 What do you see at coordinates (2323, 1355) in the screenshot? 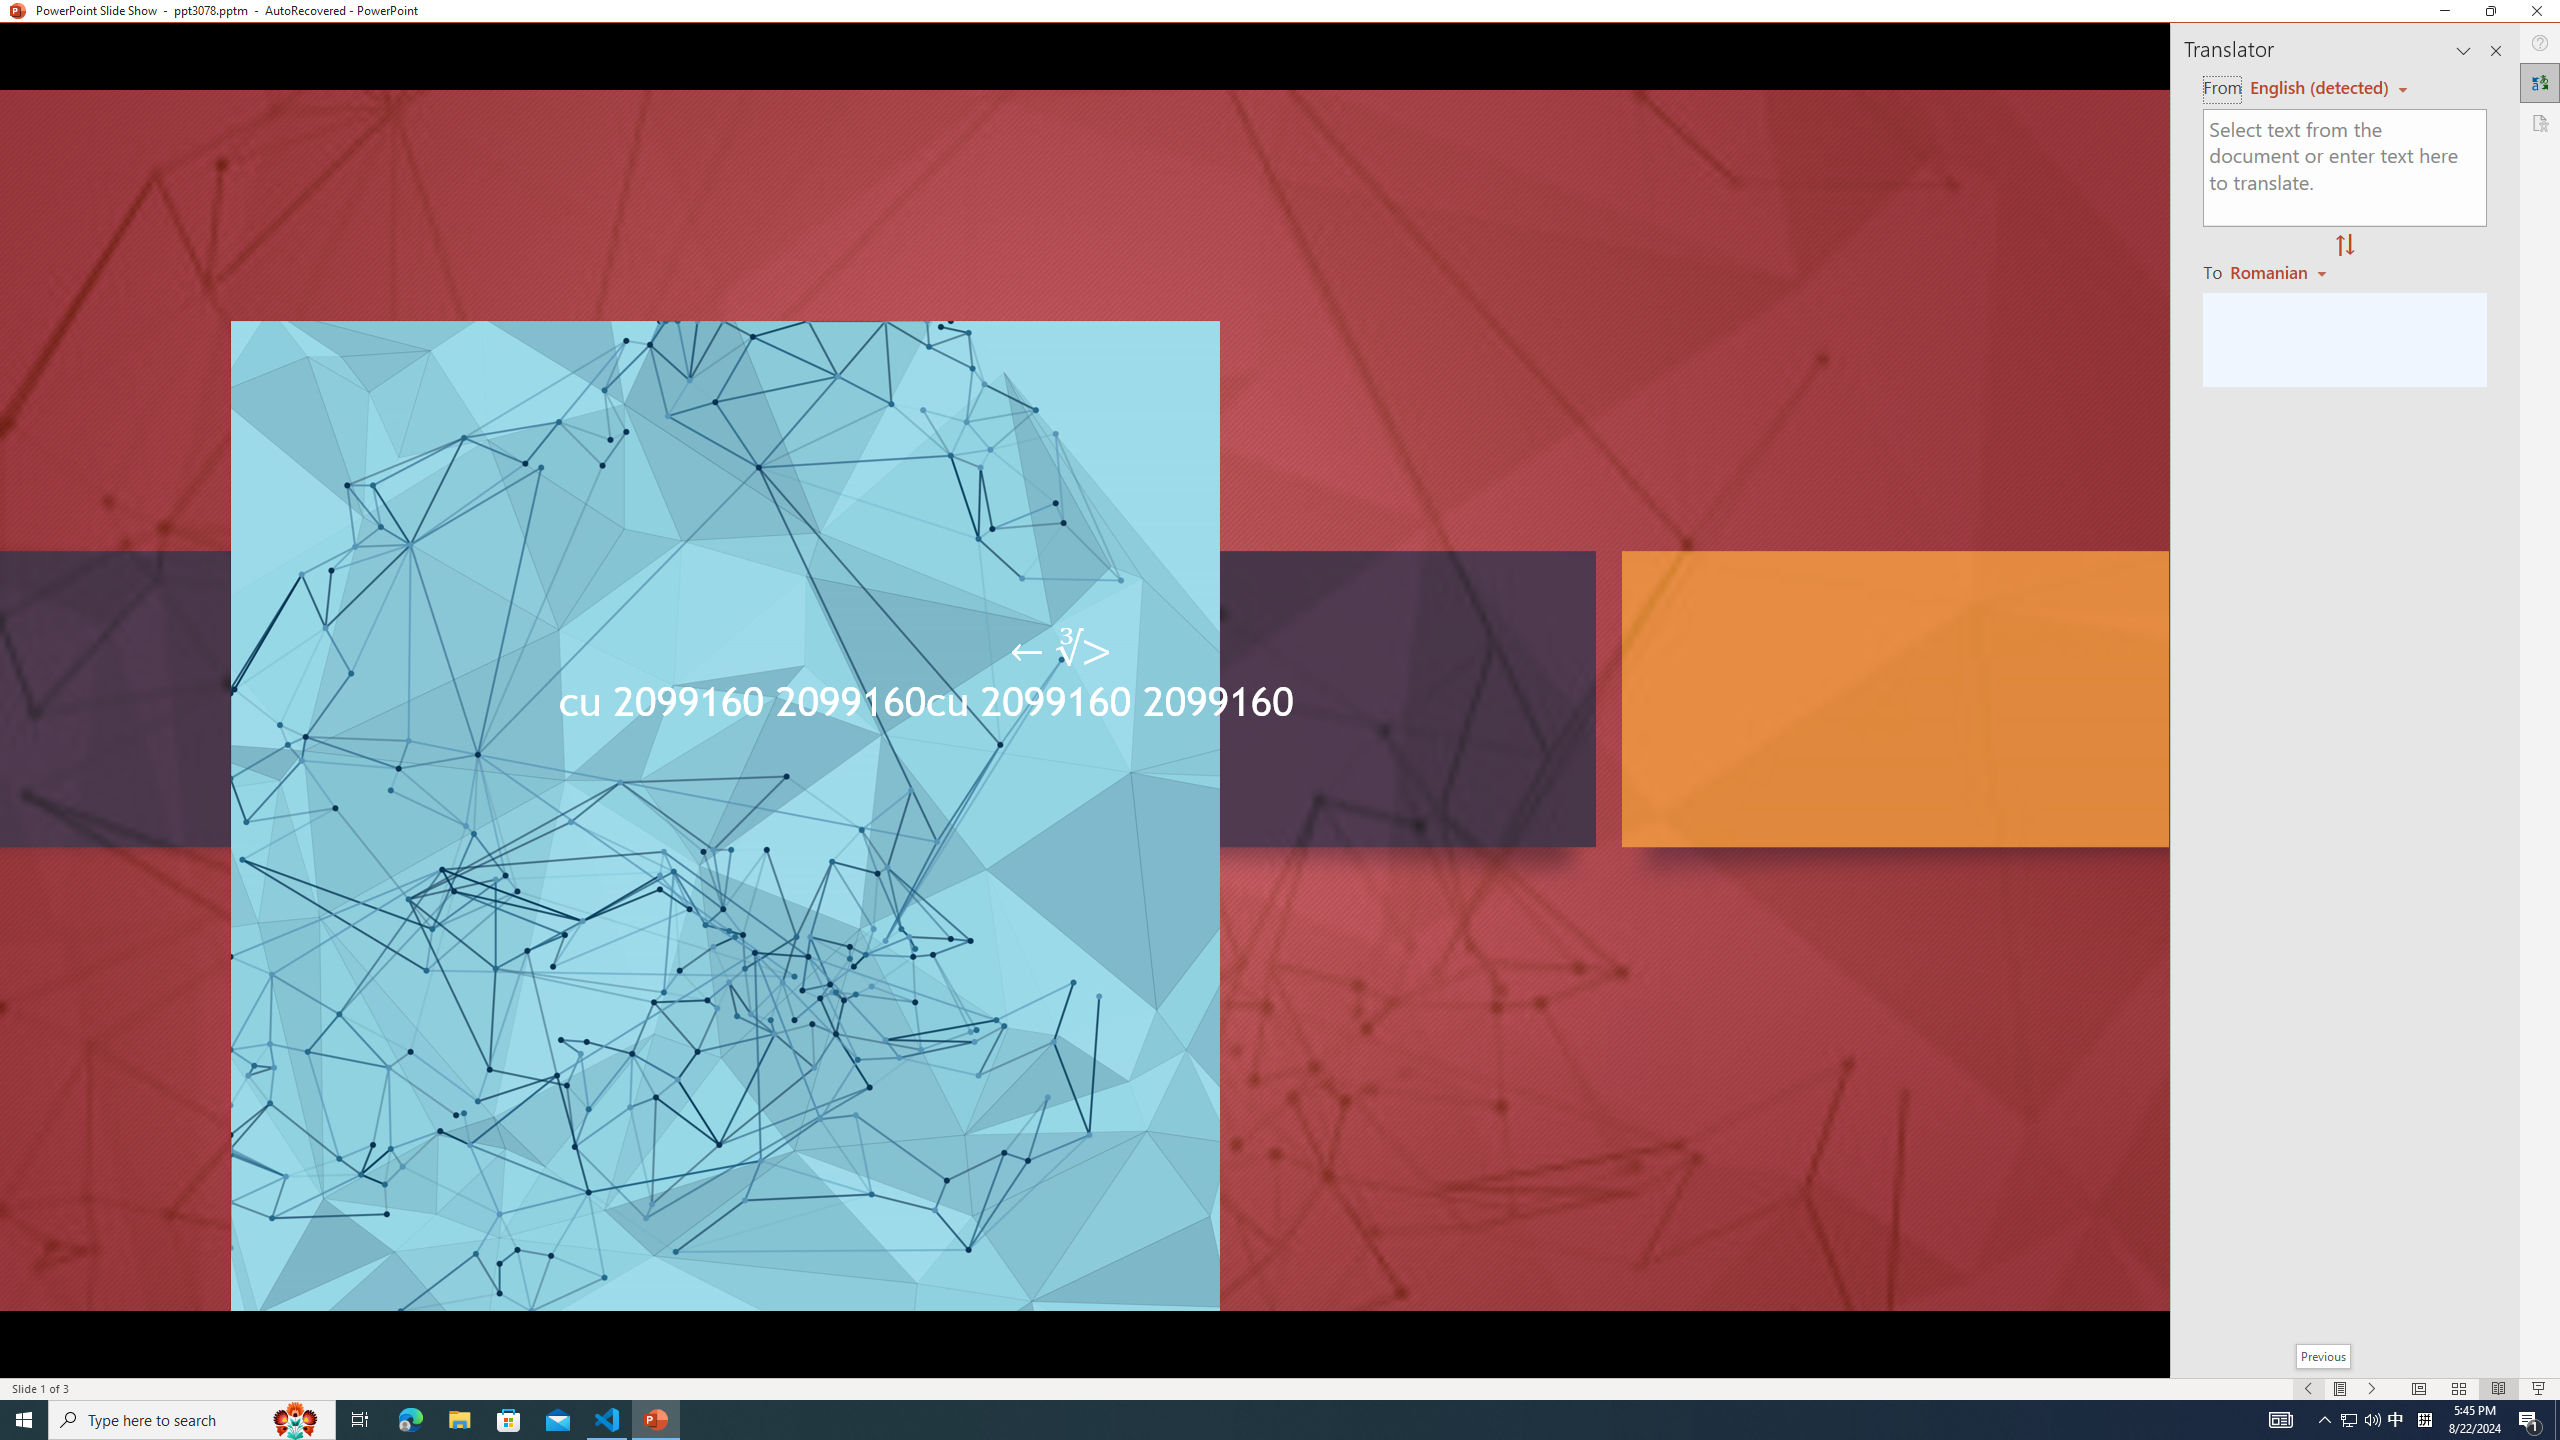
I see `'Previous'` at bounding box center [2323, 1355].